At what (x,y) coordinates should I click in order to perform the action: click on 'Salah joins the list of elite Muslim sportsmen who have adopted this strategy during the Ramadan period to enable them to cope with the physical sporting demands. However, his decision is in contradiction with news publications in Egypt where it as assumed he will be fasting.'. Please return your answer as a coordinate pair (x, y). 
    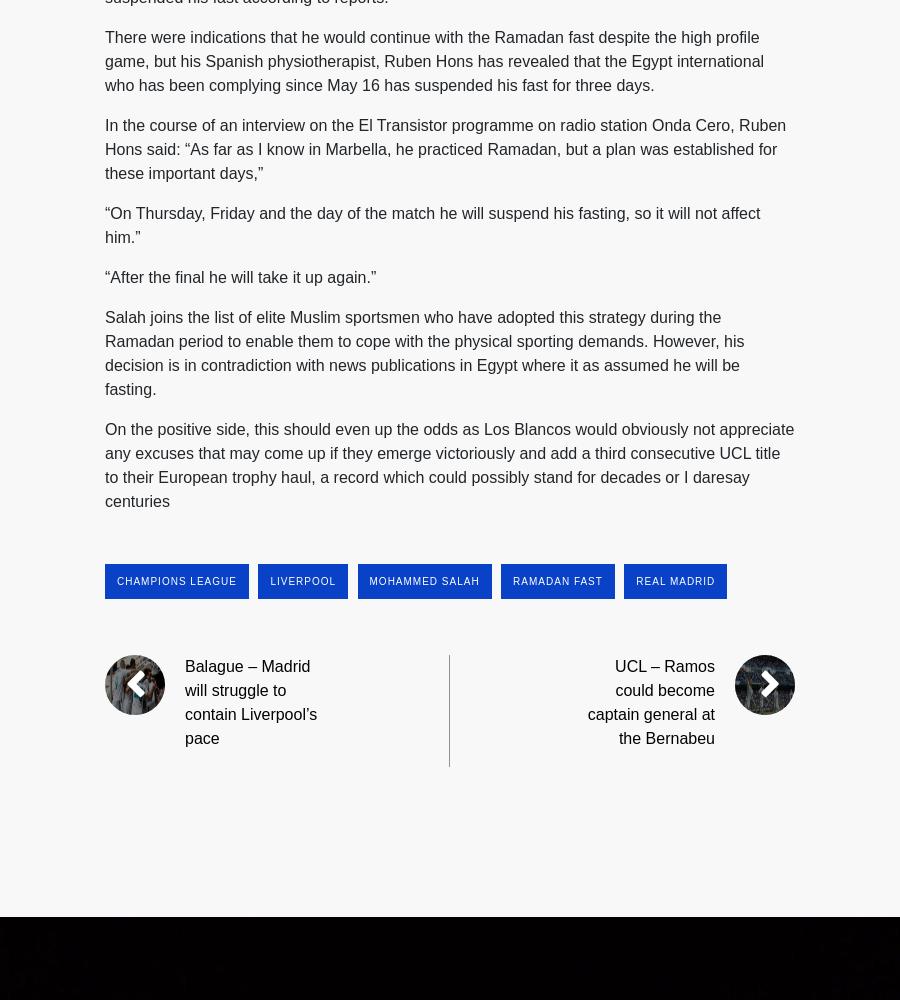
    Looking at the image, I should click on (424, 351).